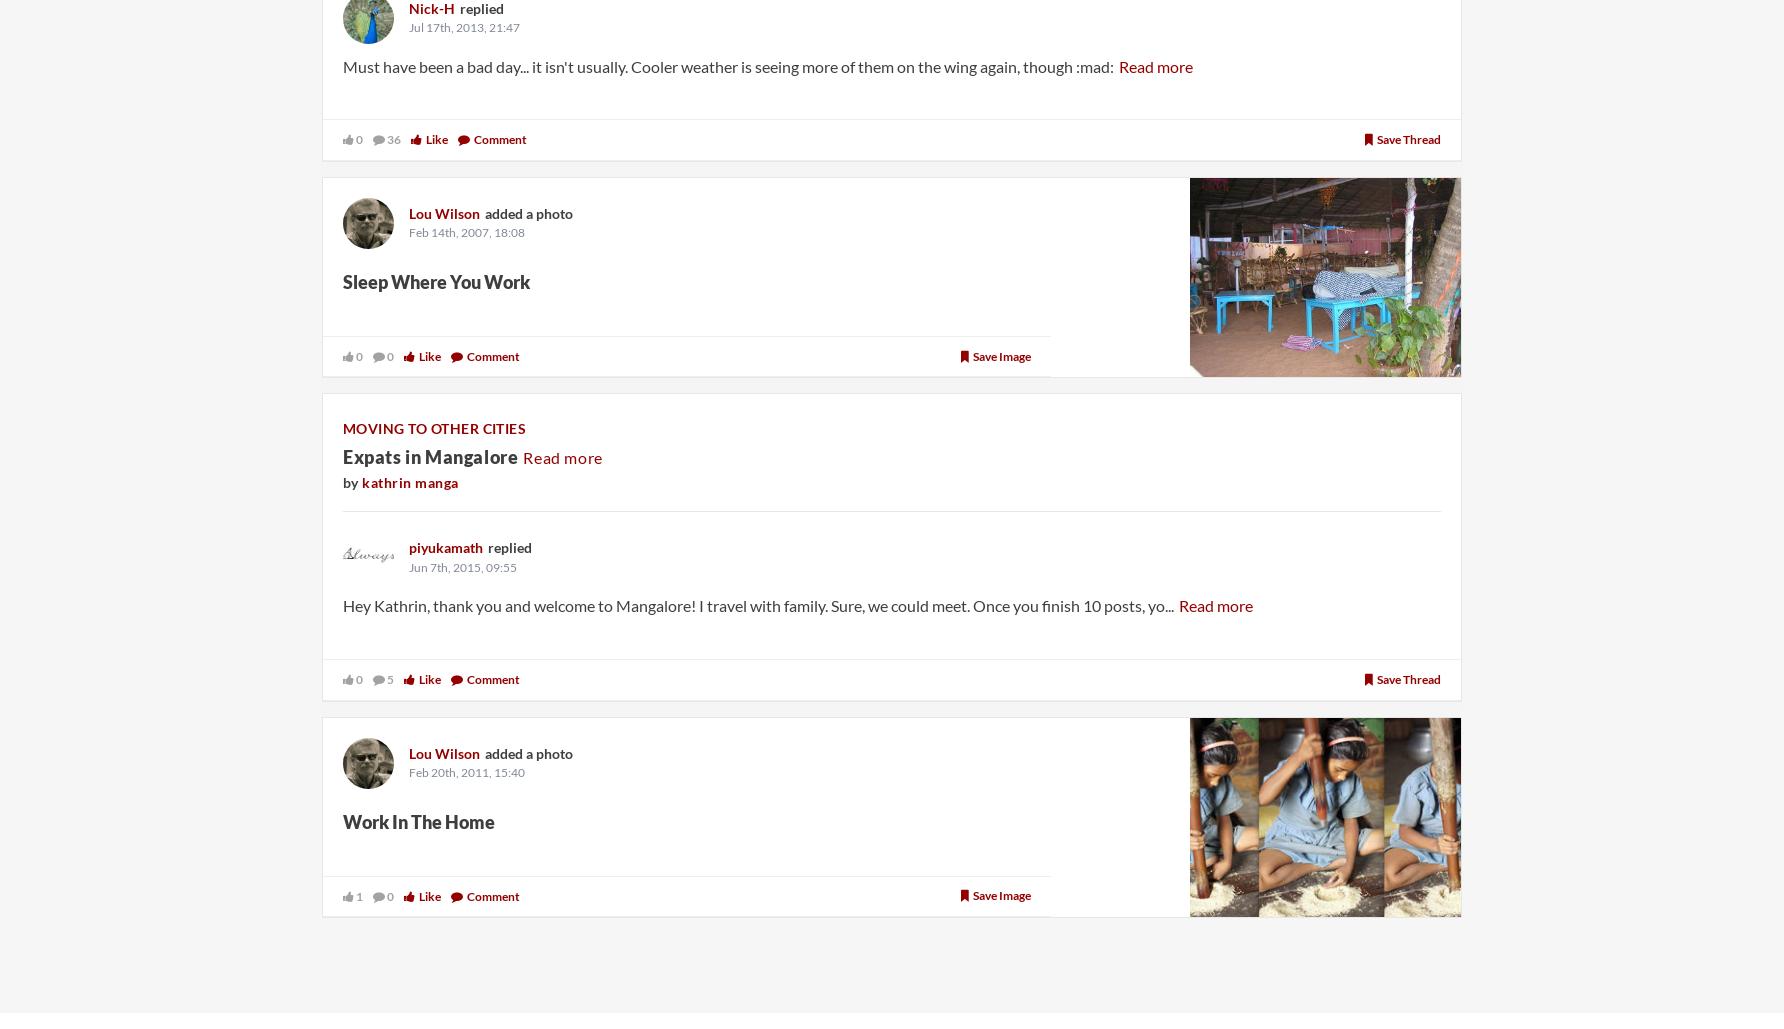  Describe the element at coordinates (408, 231) in the screenshot. I see `'Feb 14th, 2007, 18:08'` at that location.